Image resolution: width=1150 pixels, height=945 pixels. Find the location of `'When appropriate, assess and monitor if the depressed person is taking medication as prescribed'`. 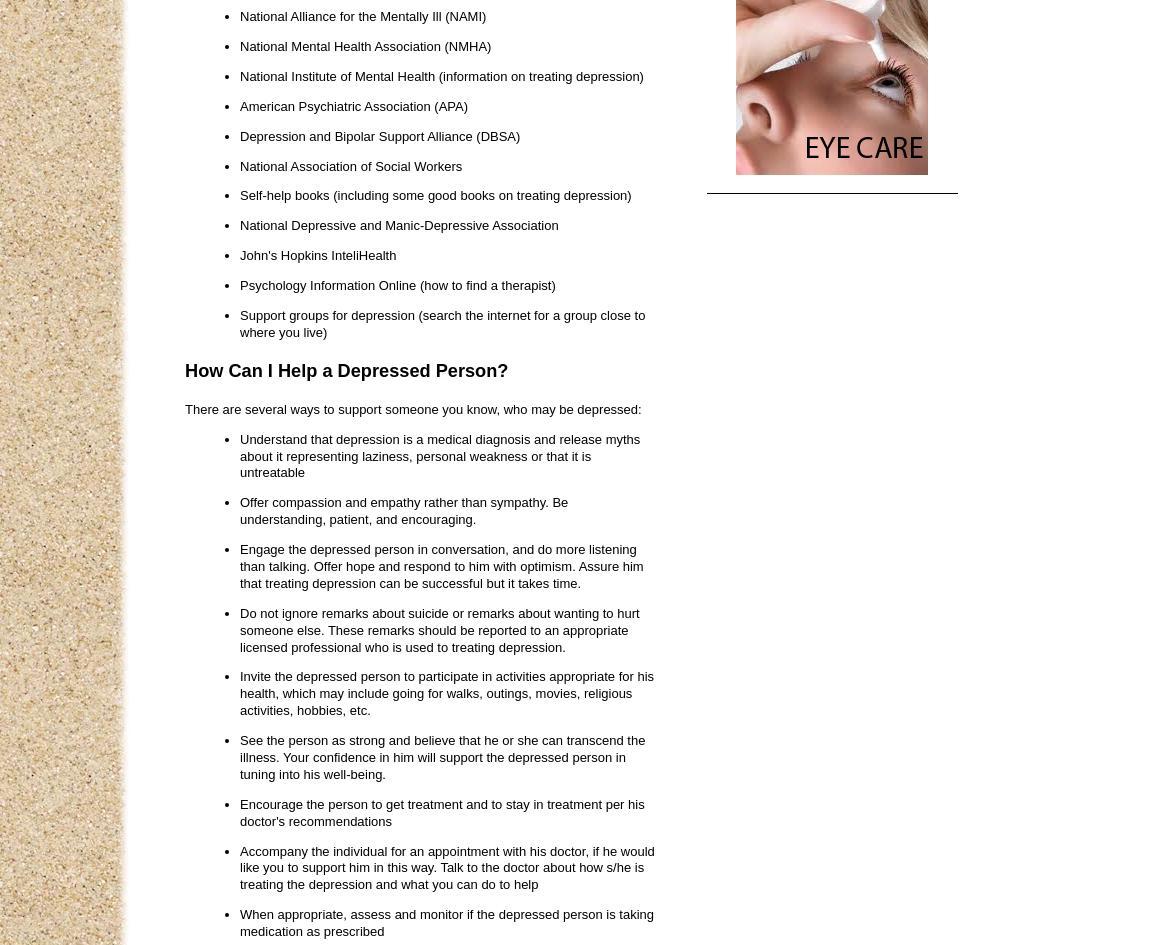

'When appropriate, assess and monitor if the depressed person is taking medication as prescribed' is located at coordinates (239, 921).